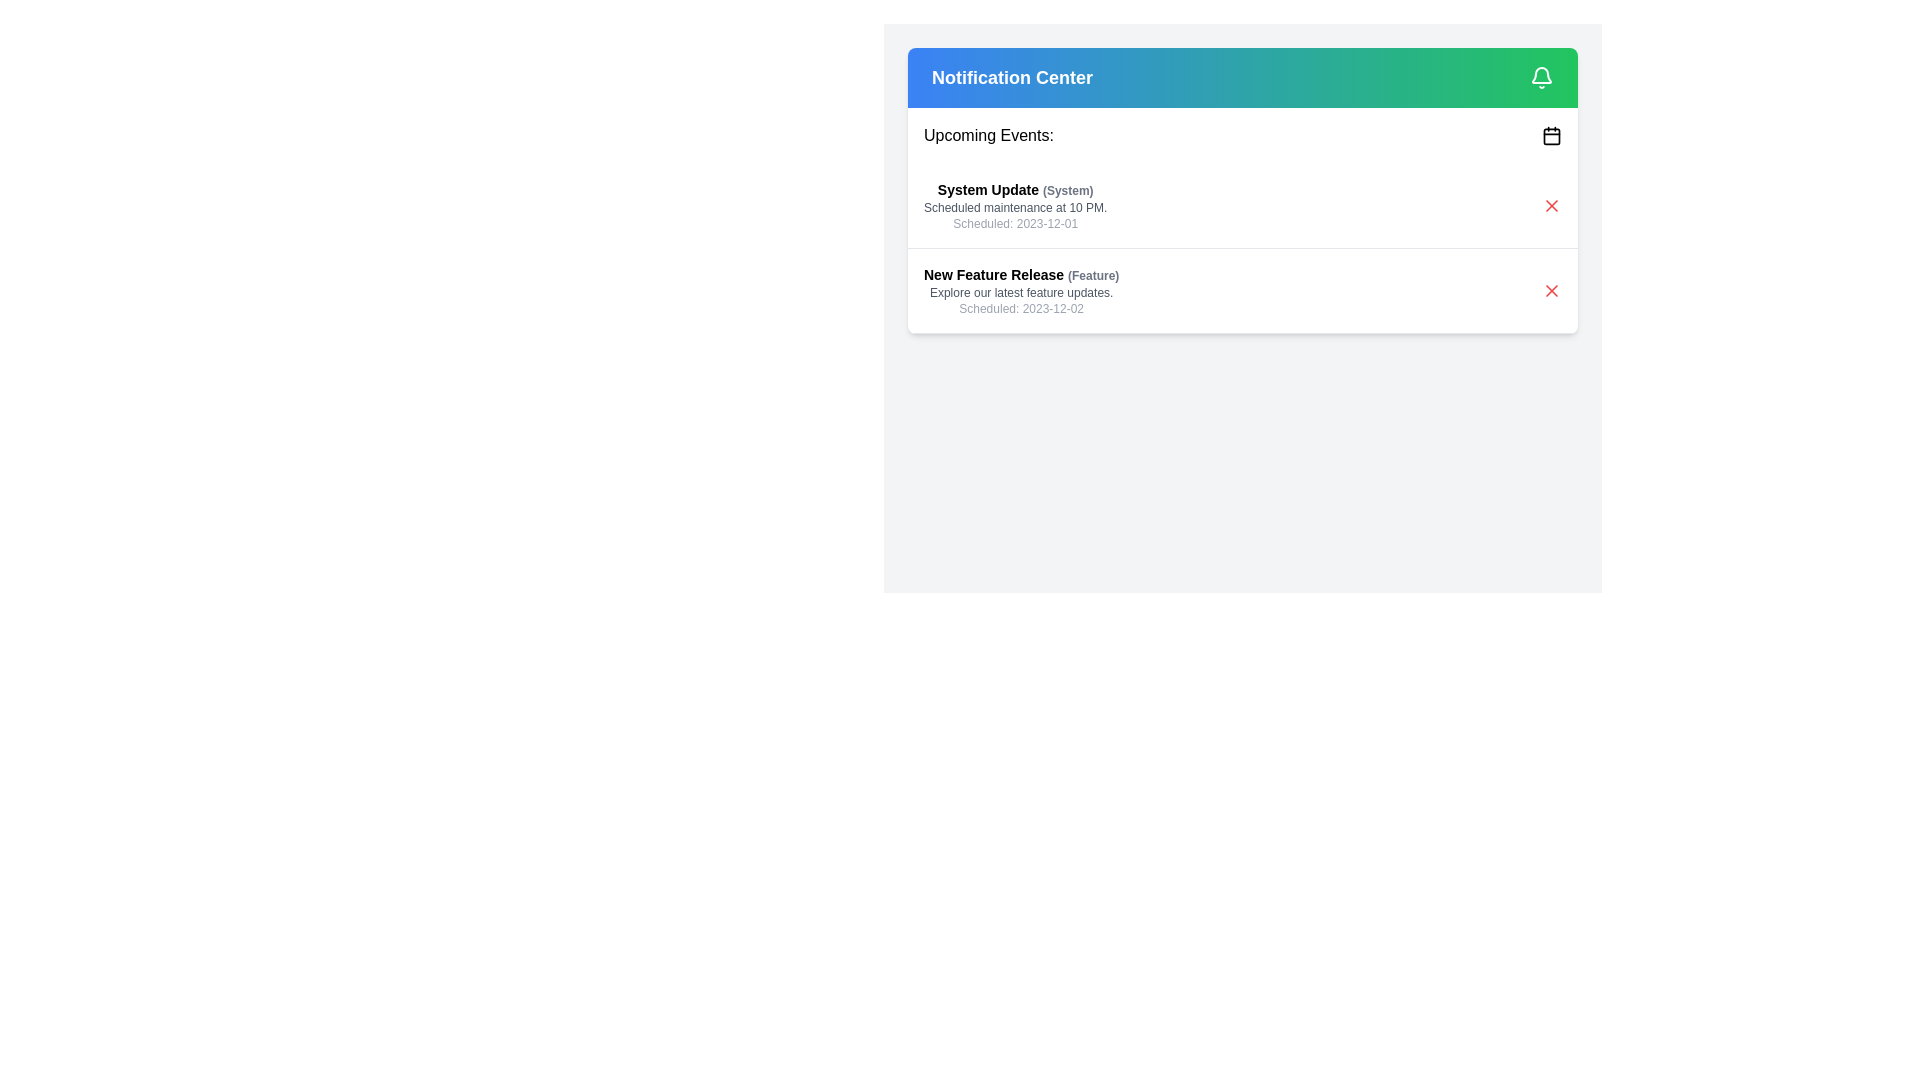 The image size is (1920, 1080). What do you see at coordinates (1015, 189) in the screenshot?
I see `the title text label of the first notification in the Notification Center, which summarizes the system update` at bounding box center [1015, 189].